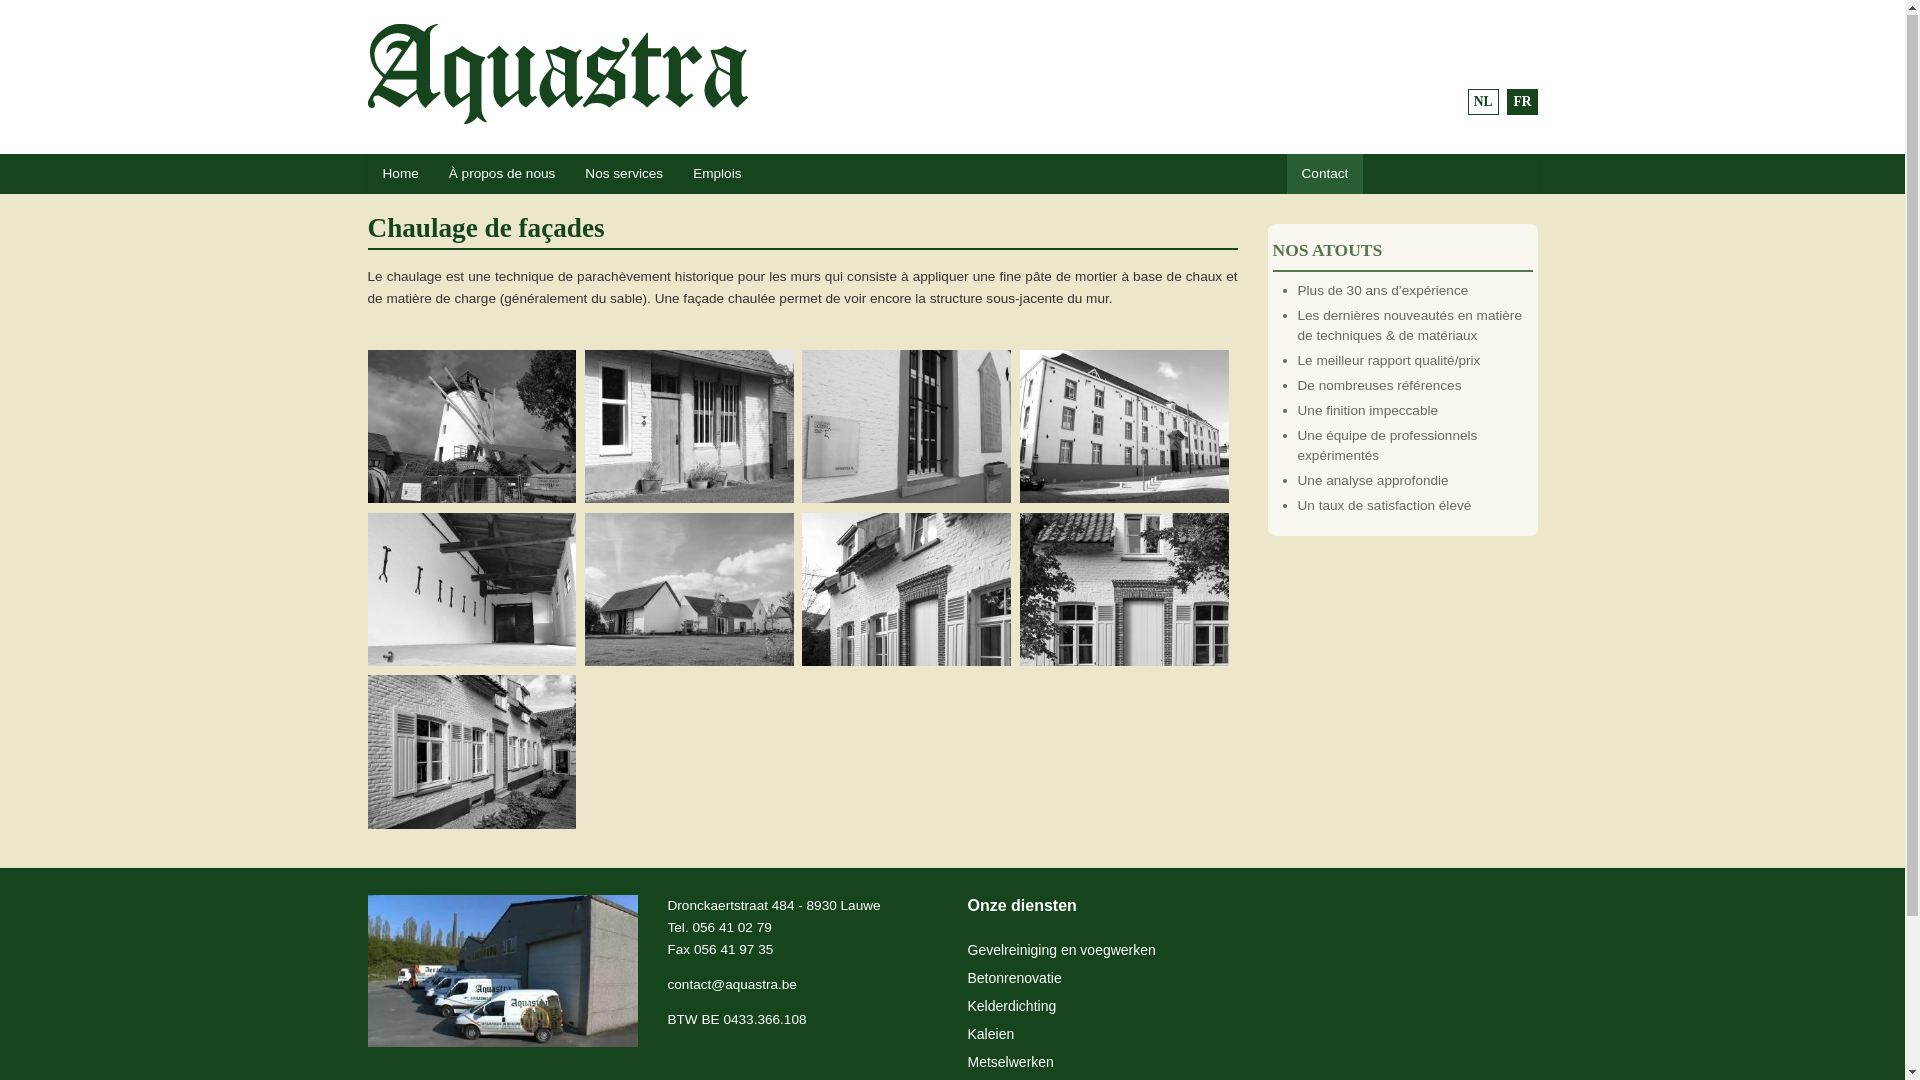 The image size is (1920, 1080). I want to click on 'Nos services', so click(623, 173).